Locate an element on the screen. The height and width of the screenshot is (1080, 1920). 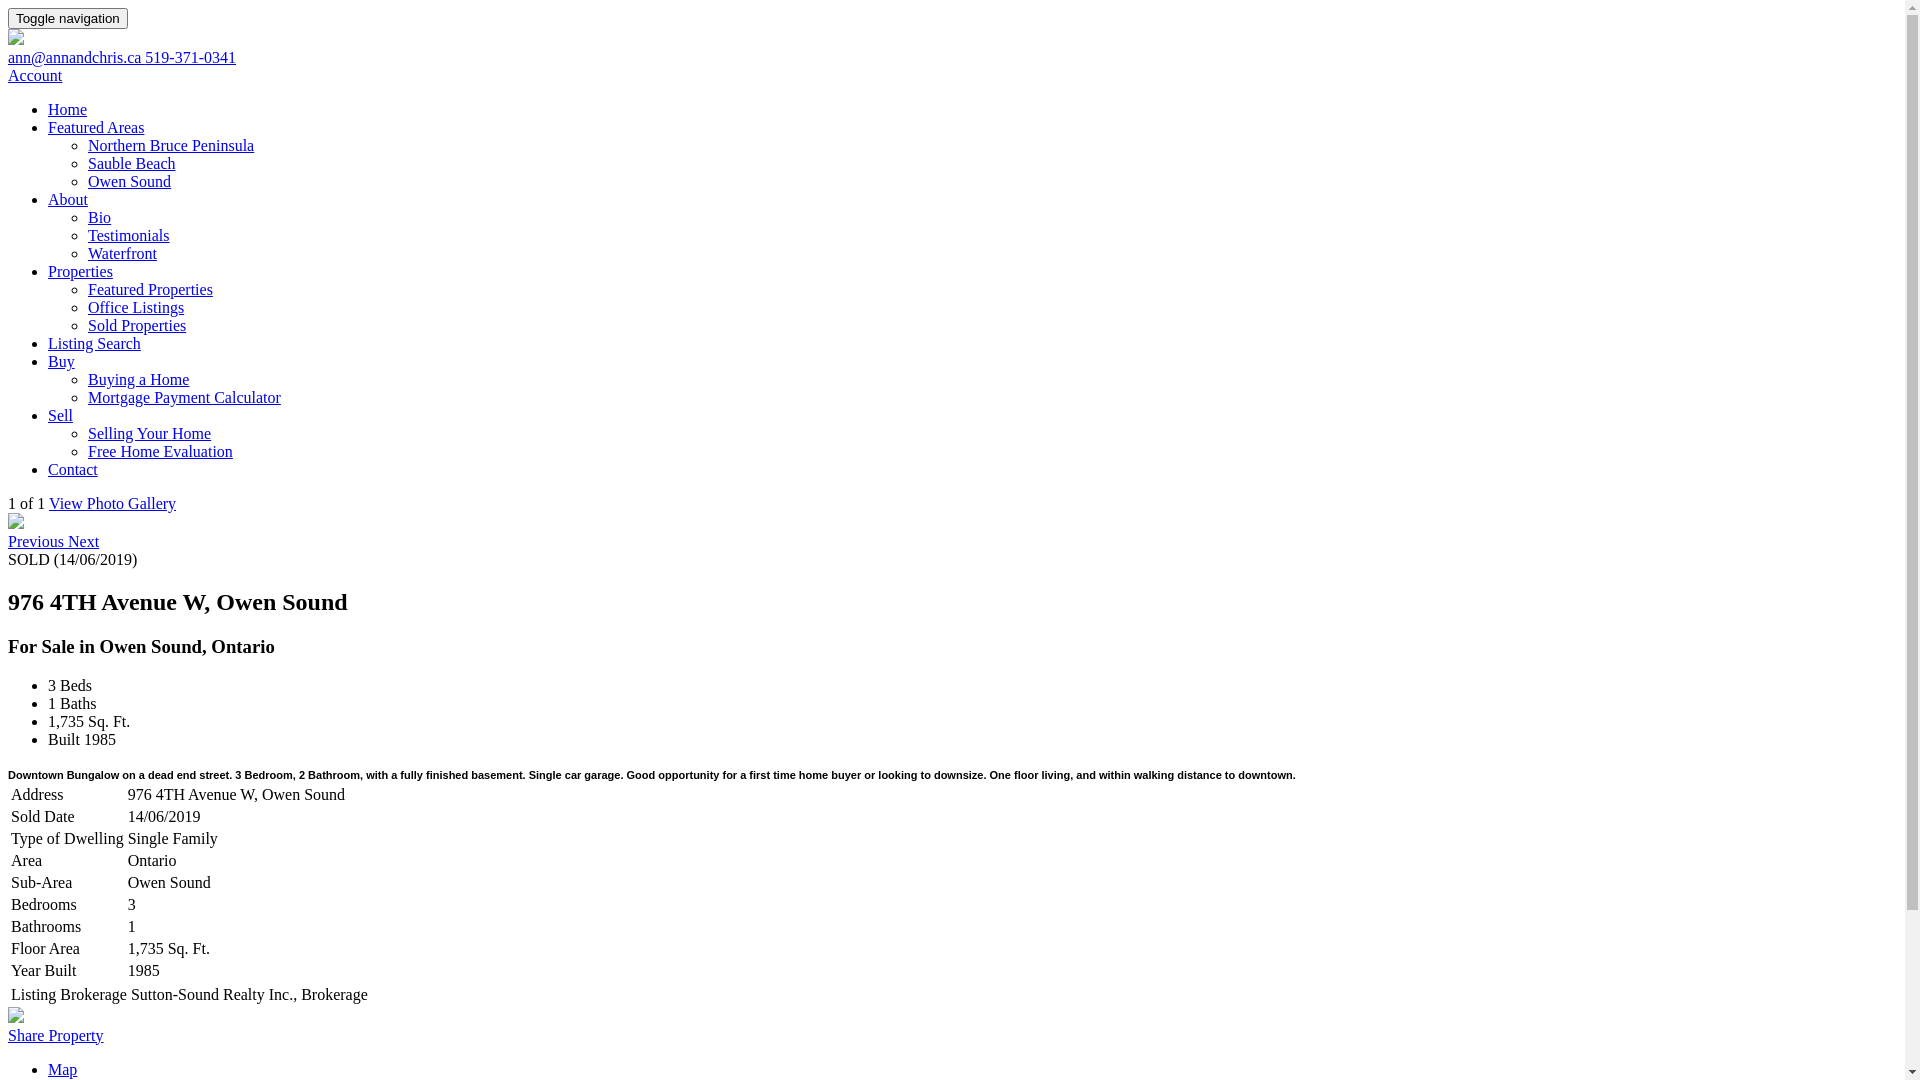
'Home' is located at coordinates (67, 109).